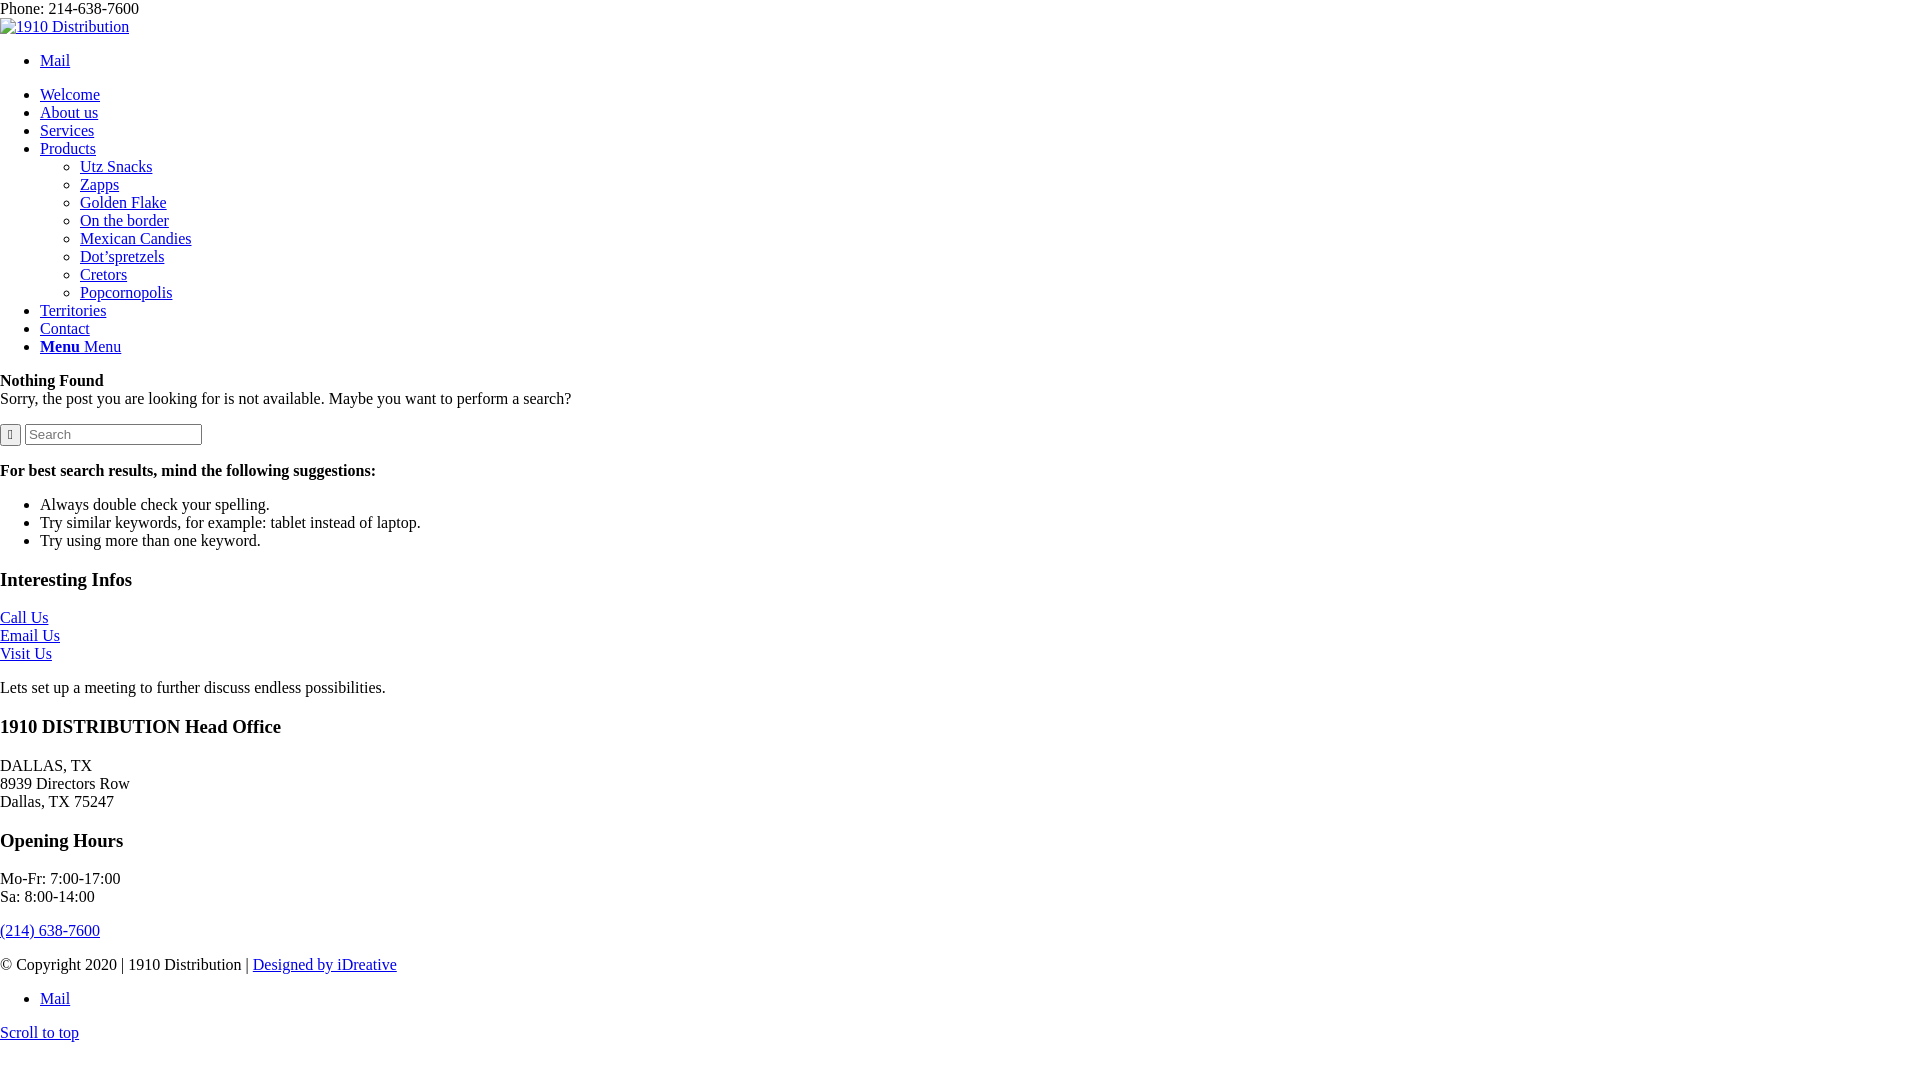  Describe the element at coordinates (80, 345) in the screenshot. I see `'Menu Menu'` at that location.